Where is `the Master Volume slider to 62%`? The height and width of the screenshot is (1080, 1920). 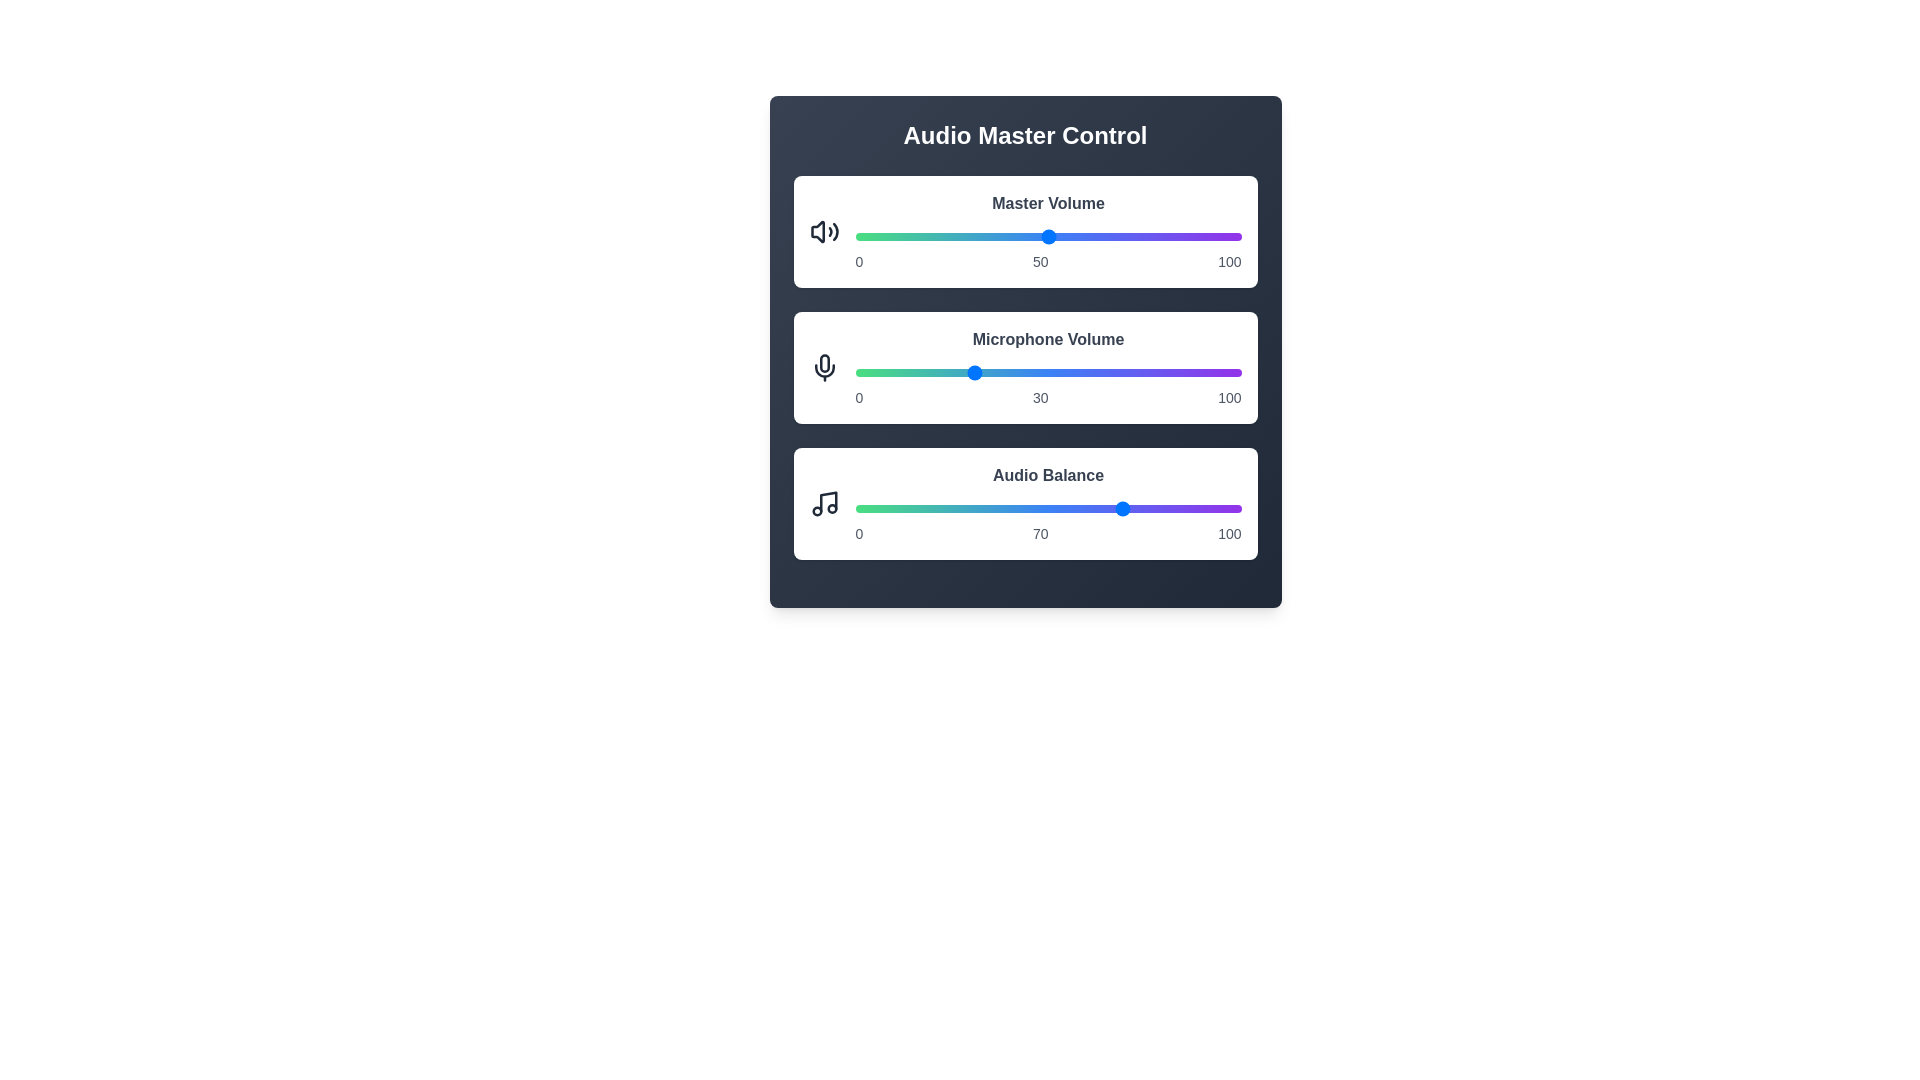 the Master Volume slider to 62% is located at coordinates (1093, 235).